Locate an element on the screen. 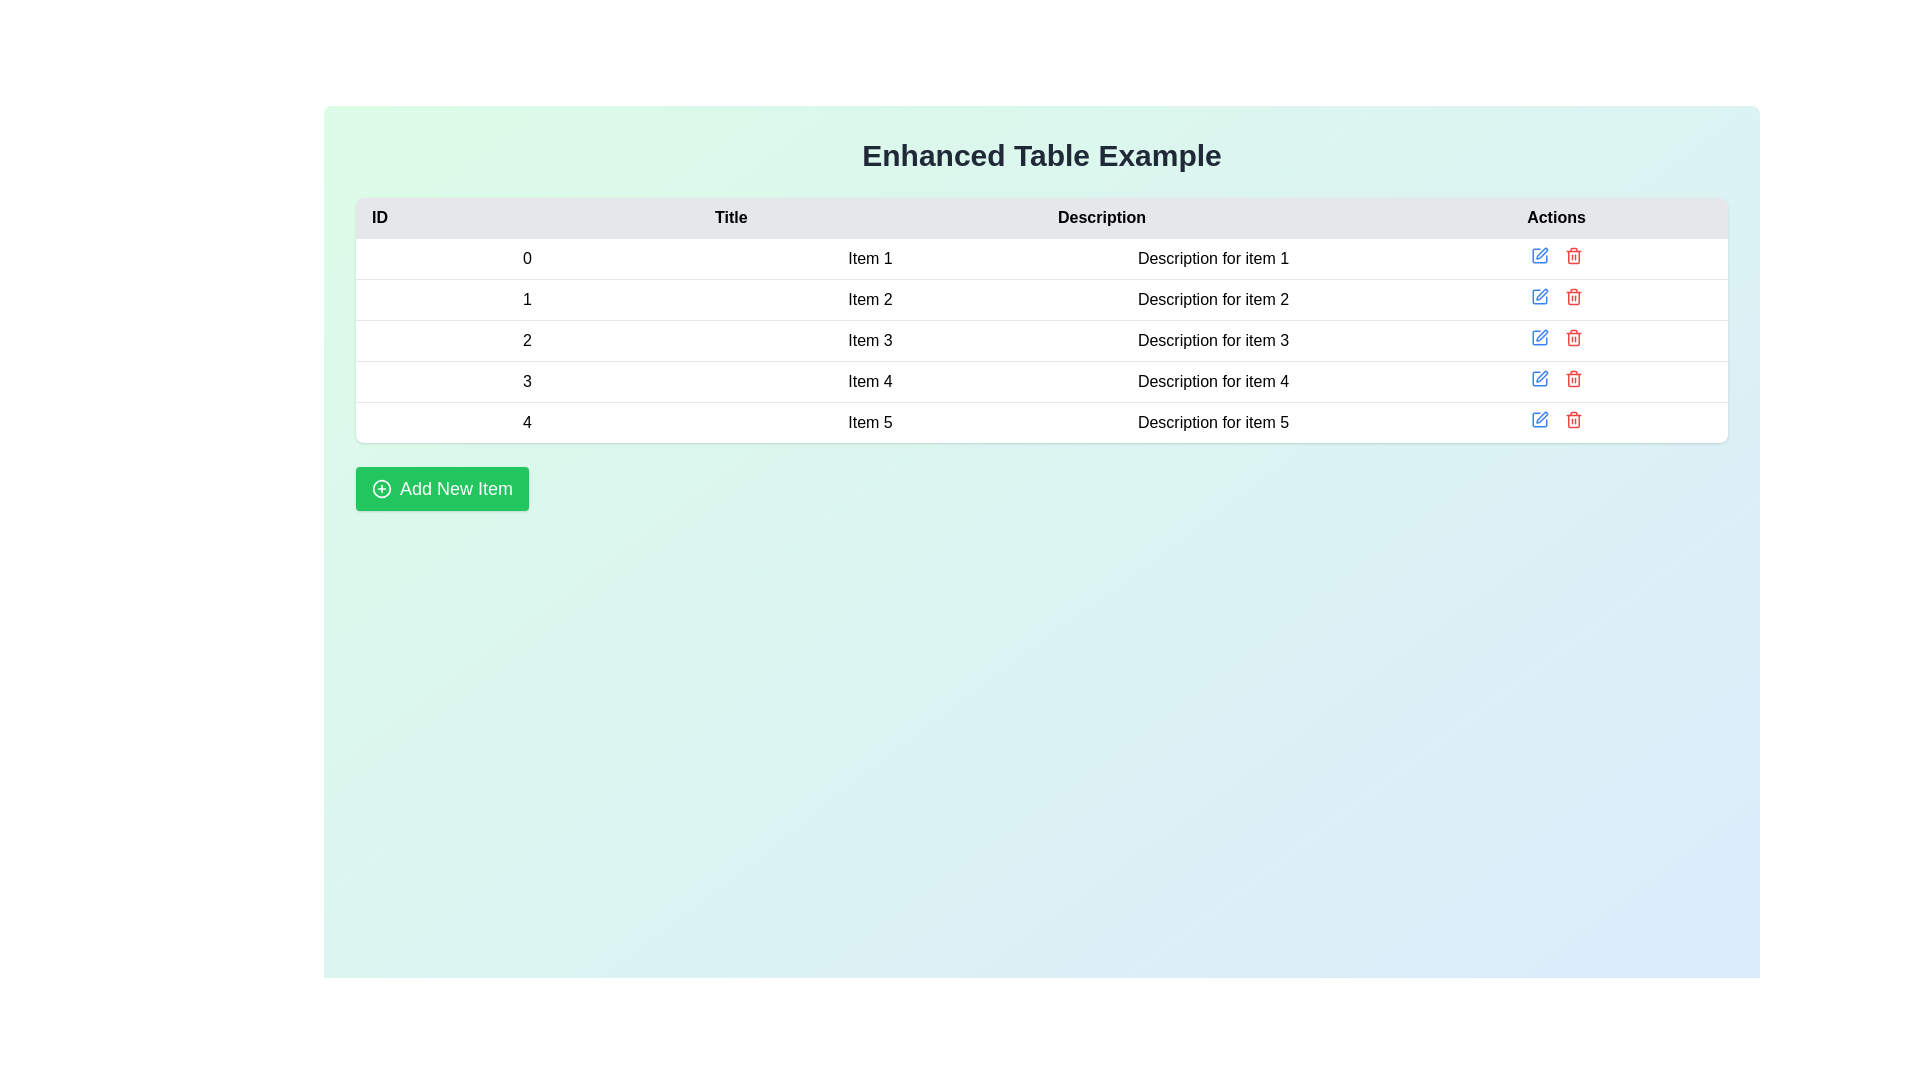 Image resolution: width=1920 pixels, height=1080 pixels. the edit button located in the 'Actions' column for 'Item 3', which is the first icon before the red trash can icon is located at coordinates (1538, 337).